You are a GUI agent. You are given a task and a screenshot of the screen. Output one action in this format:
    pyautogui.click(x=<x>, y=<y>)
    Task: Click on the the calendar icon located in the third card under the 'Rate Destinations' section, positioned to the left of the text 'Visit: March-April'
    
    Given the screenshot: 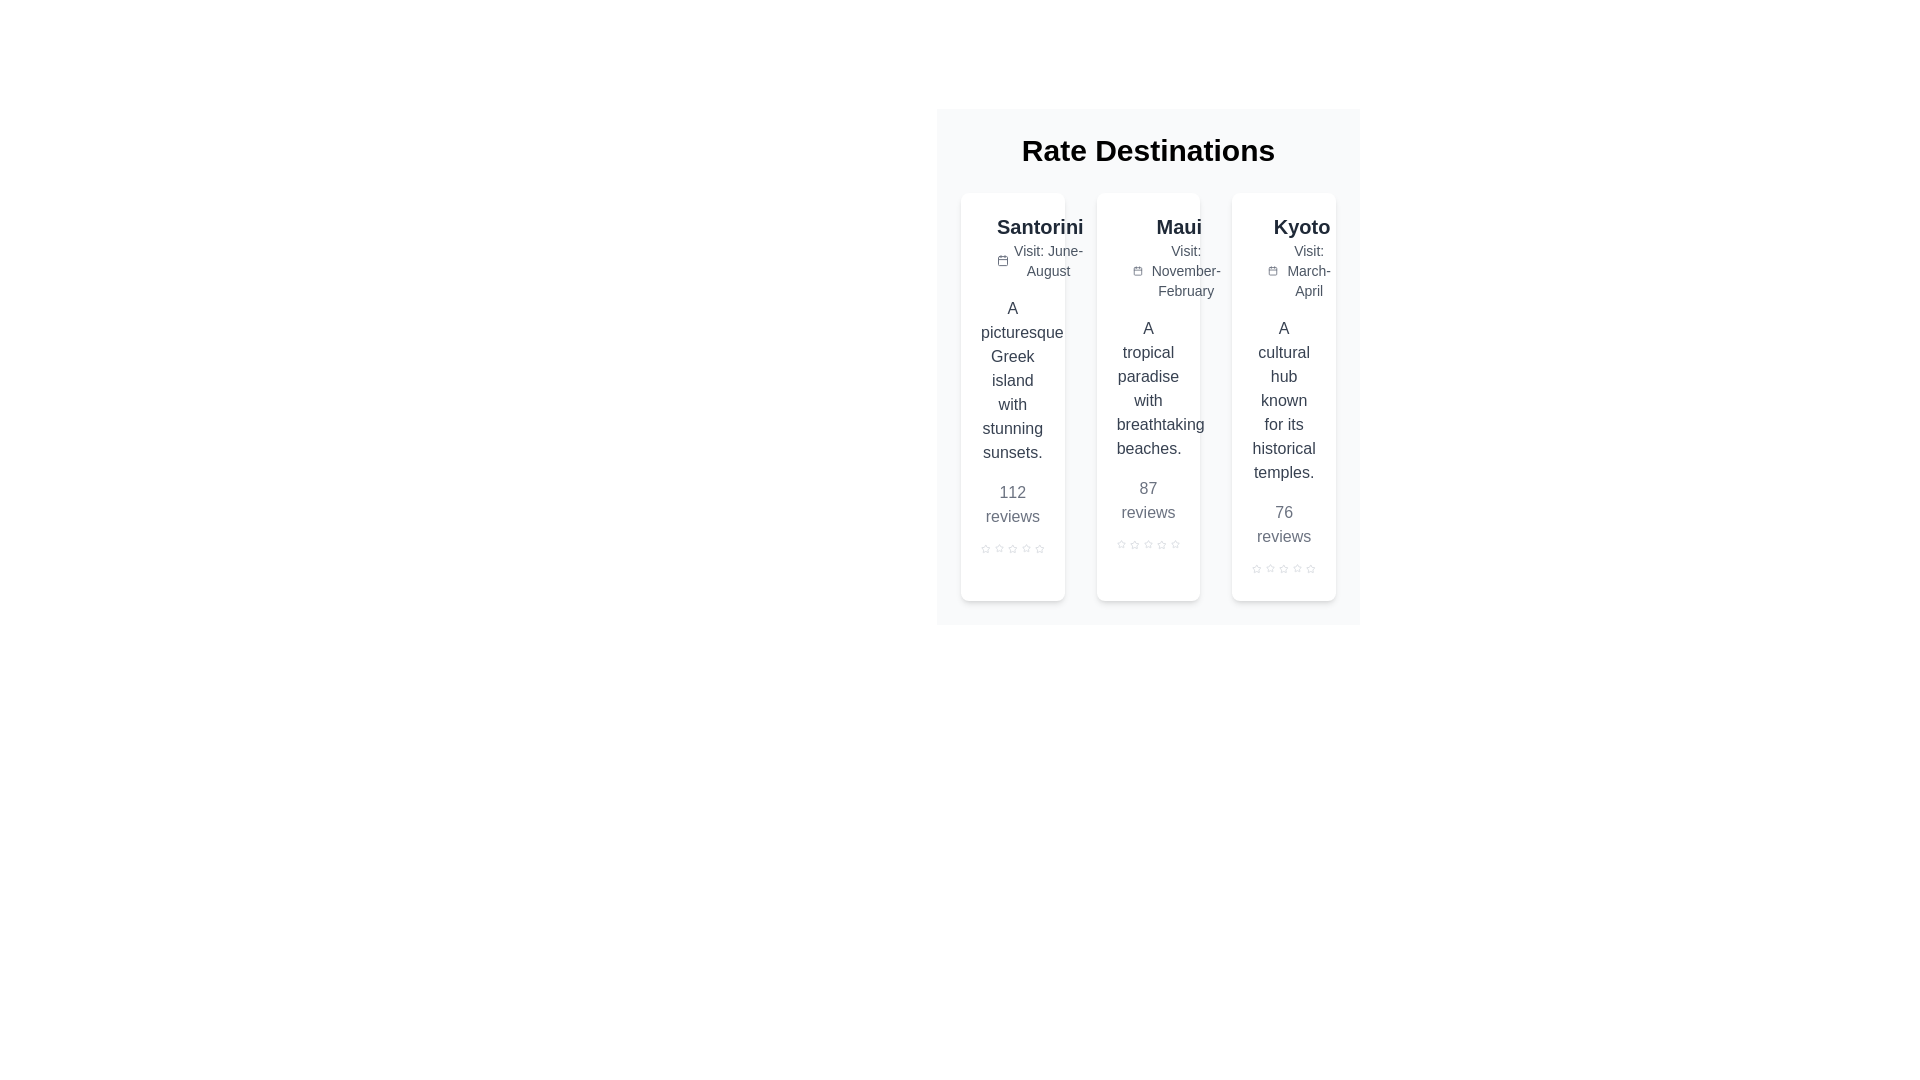 What is the action you would take?
    pyautogui.click(x=1272, y=270)
    